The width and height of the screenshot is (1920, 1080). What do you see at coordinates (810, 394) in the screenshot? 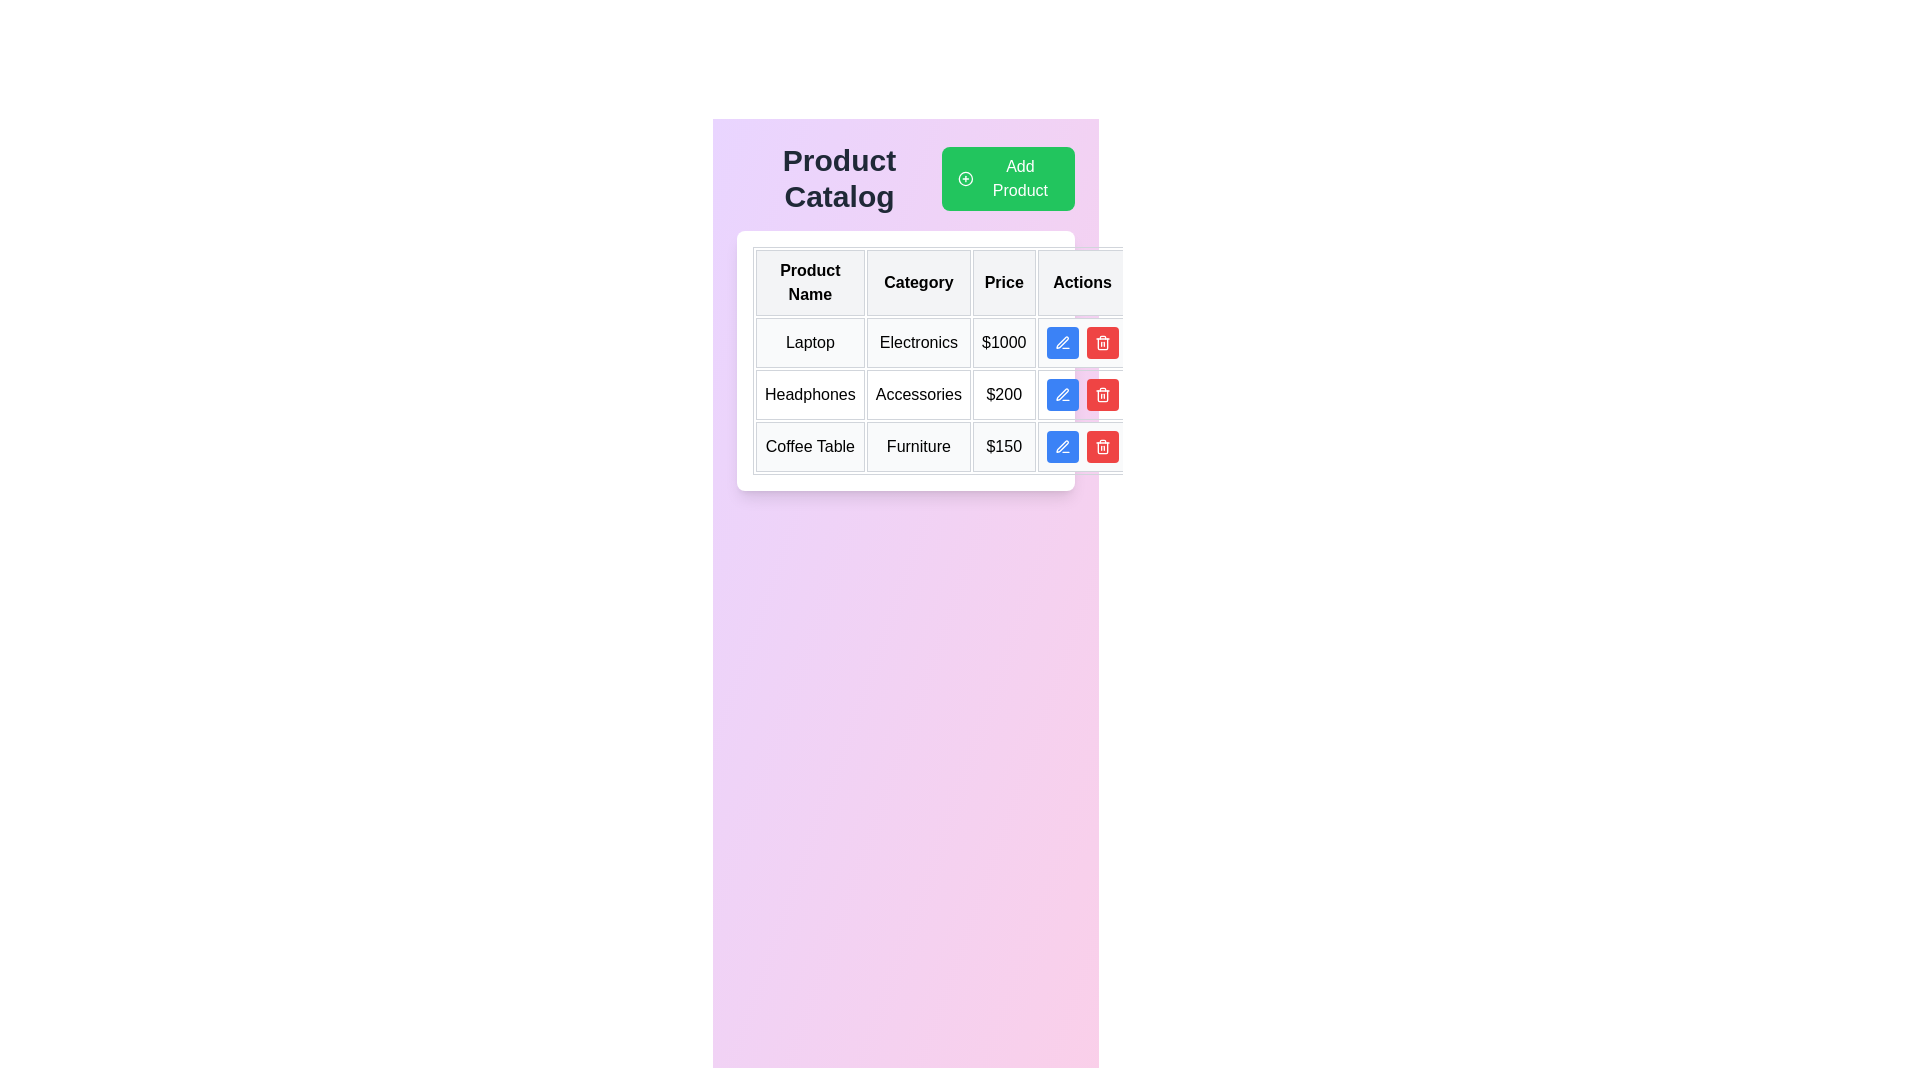
I see `the text cell containing the product name 'Headphones' in the second row of the table to associate it with the adjacent category and price information` at bounding box center [810, 394].